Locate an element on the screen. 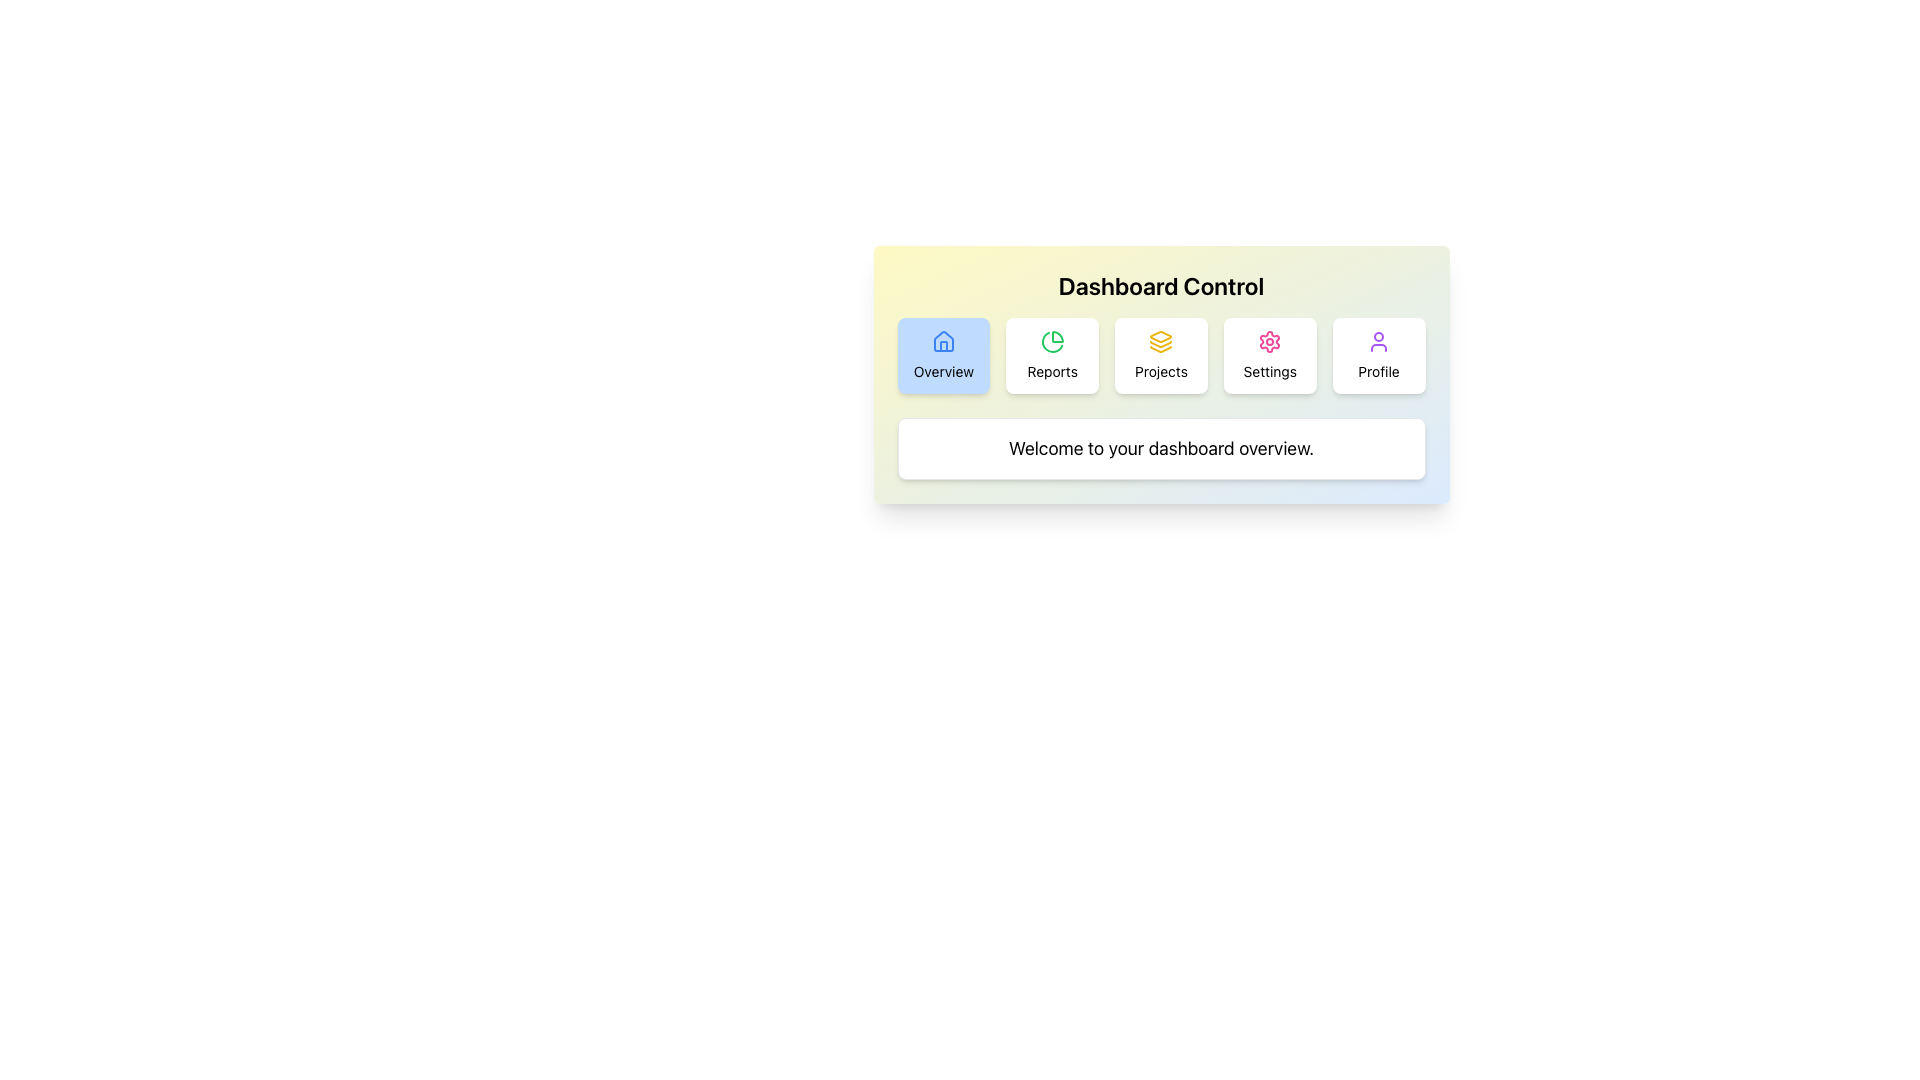  the user profile icon, which is a circular head and partial body silhouette styled in a line-drawn manner with purple lines, located in the Profile card section at the bottom-right corner of the dashboard interface is located at coordinates (1378, 341).